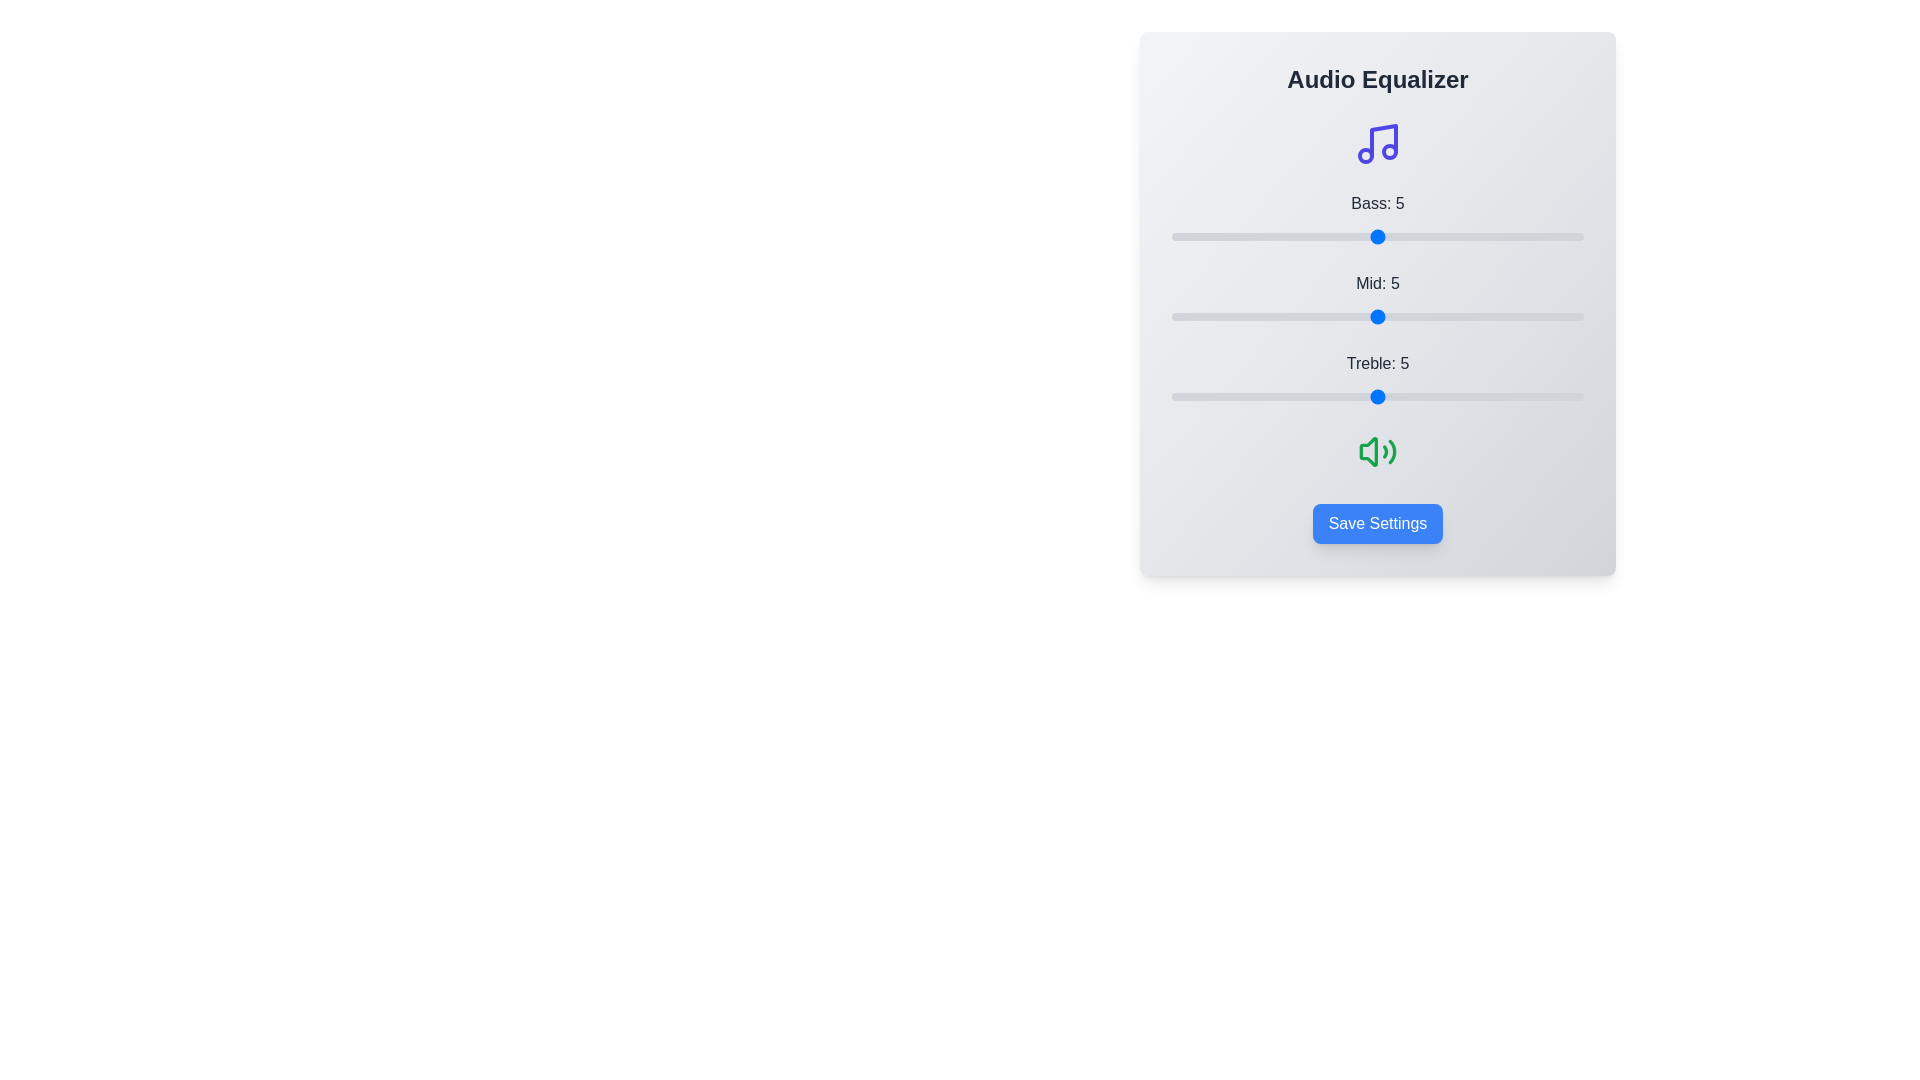 The height and width of the screenshot is (1080, 1920). I want to click on the Mid slider to set its value to 5, so click(1376, 315).